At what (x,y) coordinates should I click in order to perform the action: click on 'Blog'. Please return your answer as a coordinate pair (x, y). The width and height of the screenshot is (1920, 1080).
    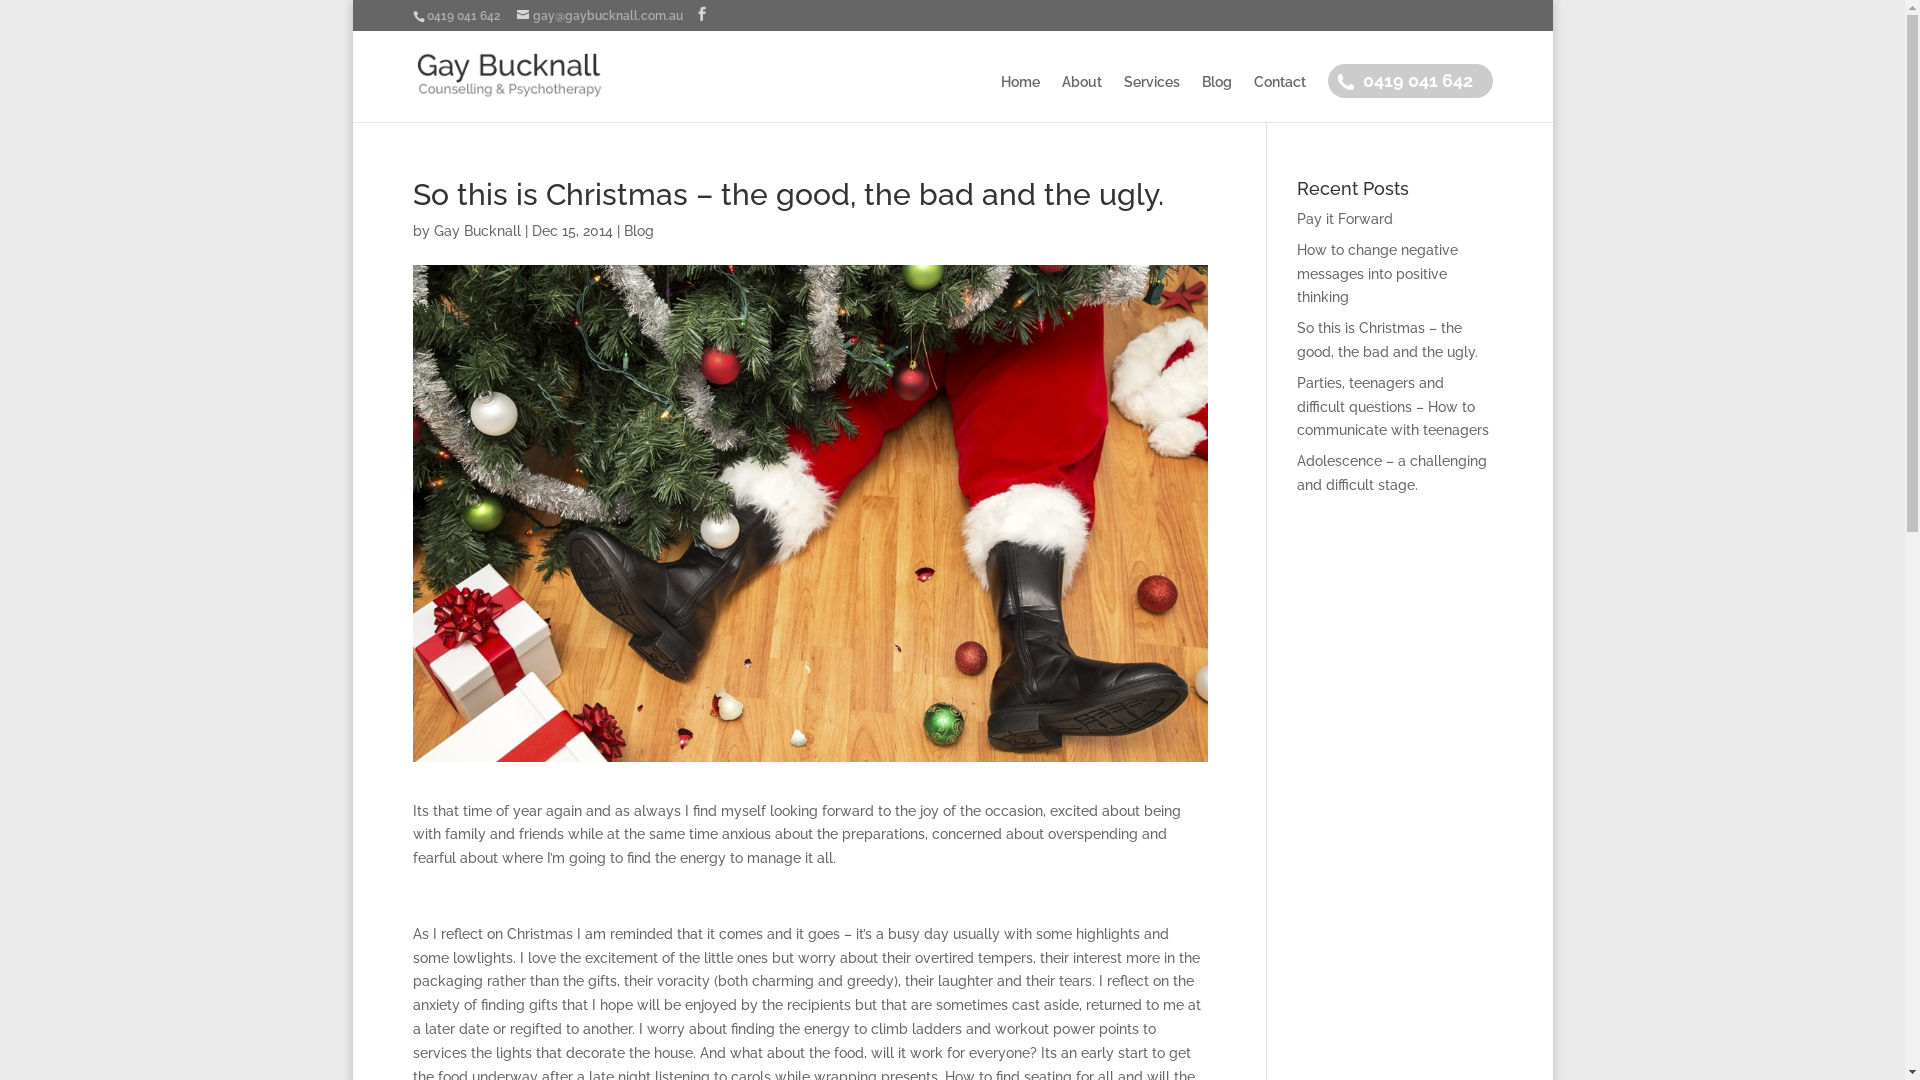
    Looking at the image, I should click on (1200, 98).